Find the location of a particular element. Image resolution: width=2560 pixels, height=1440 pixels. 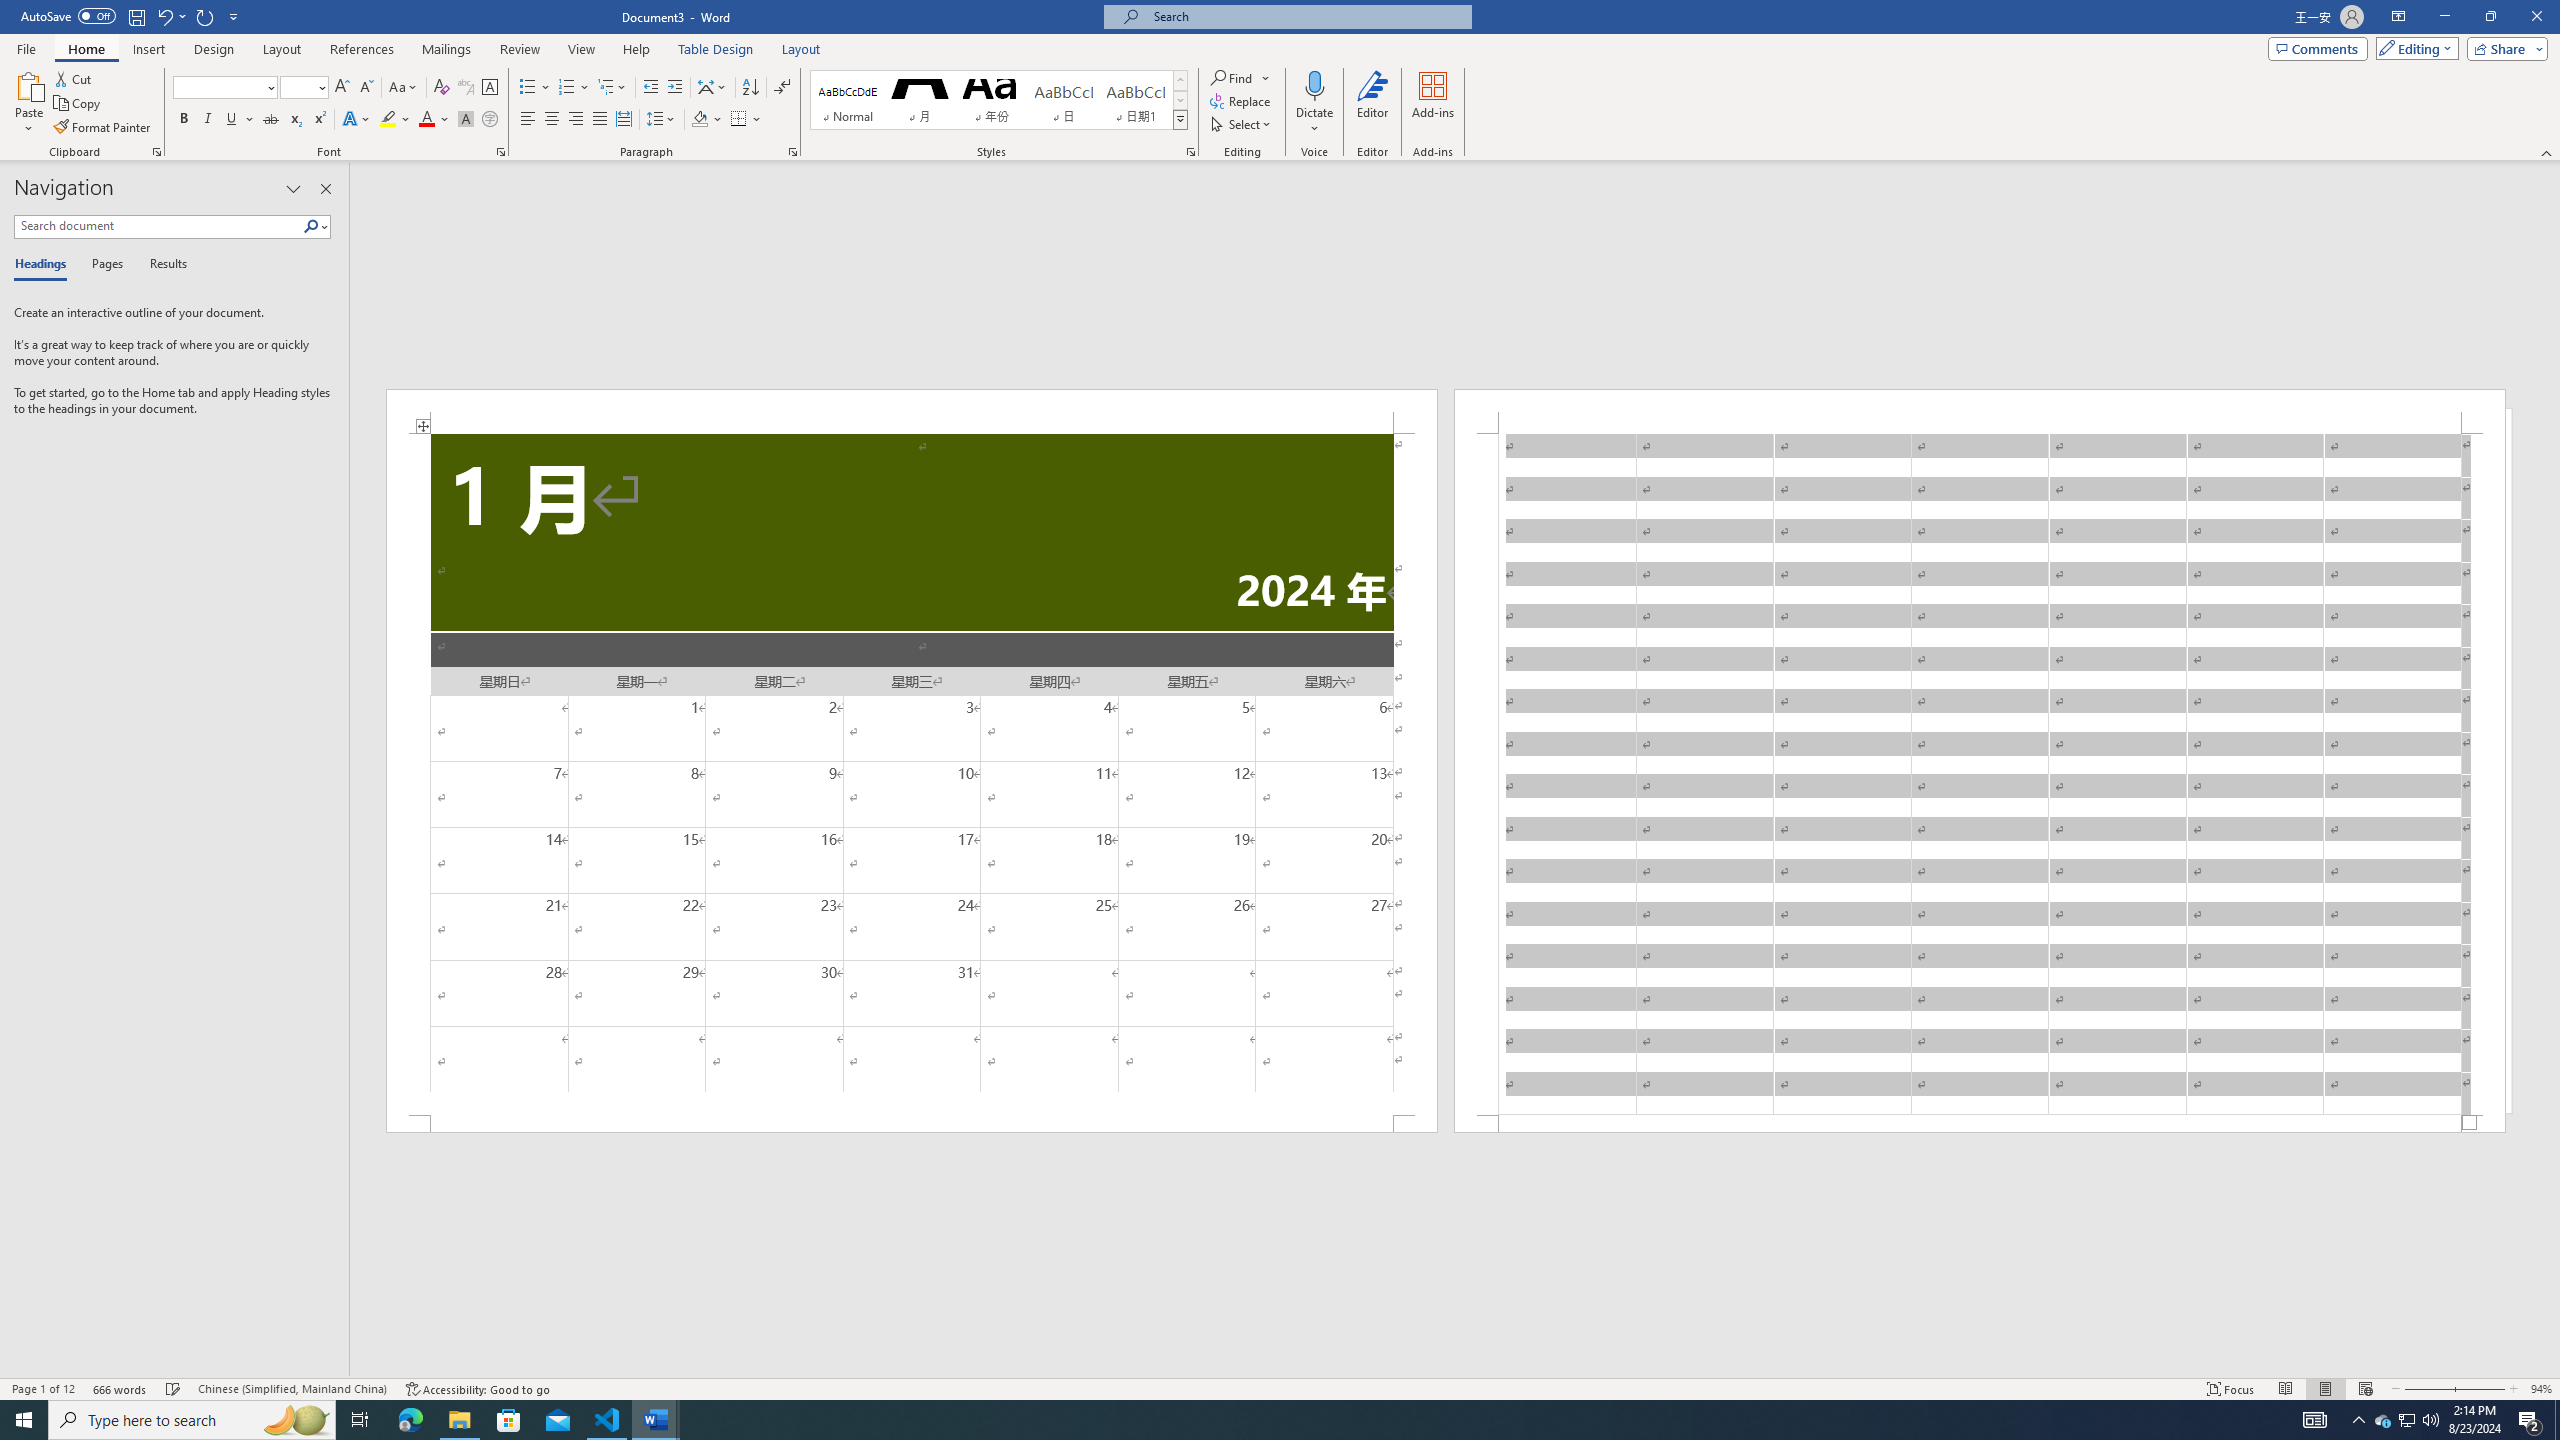

'Dictate' is located at coordinates (1313, 103).